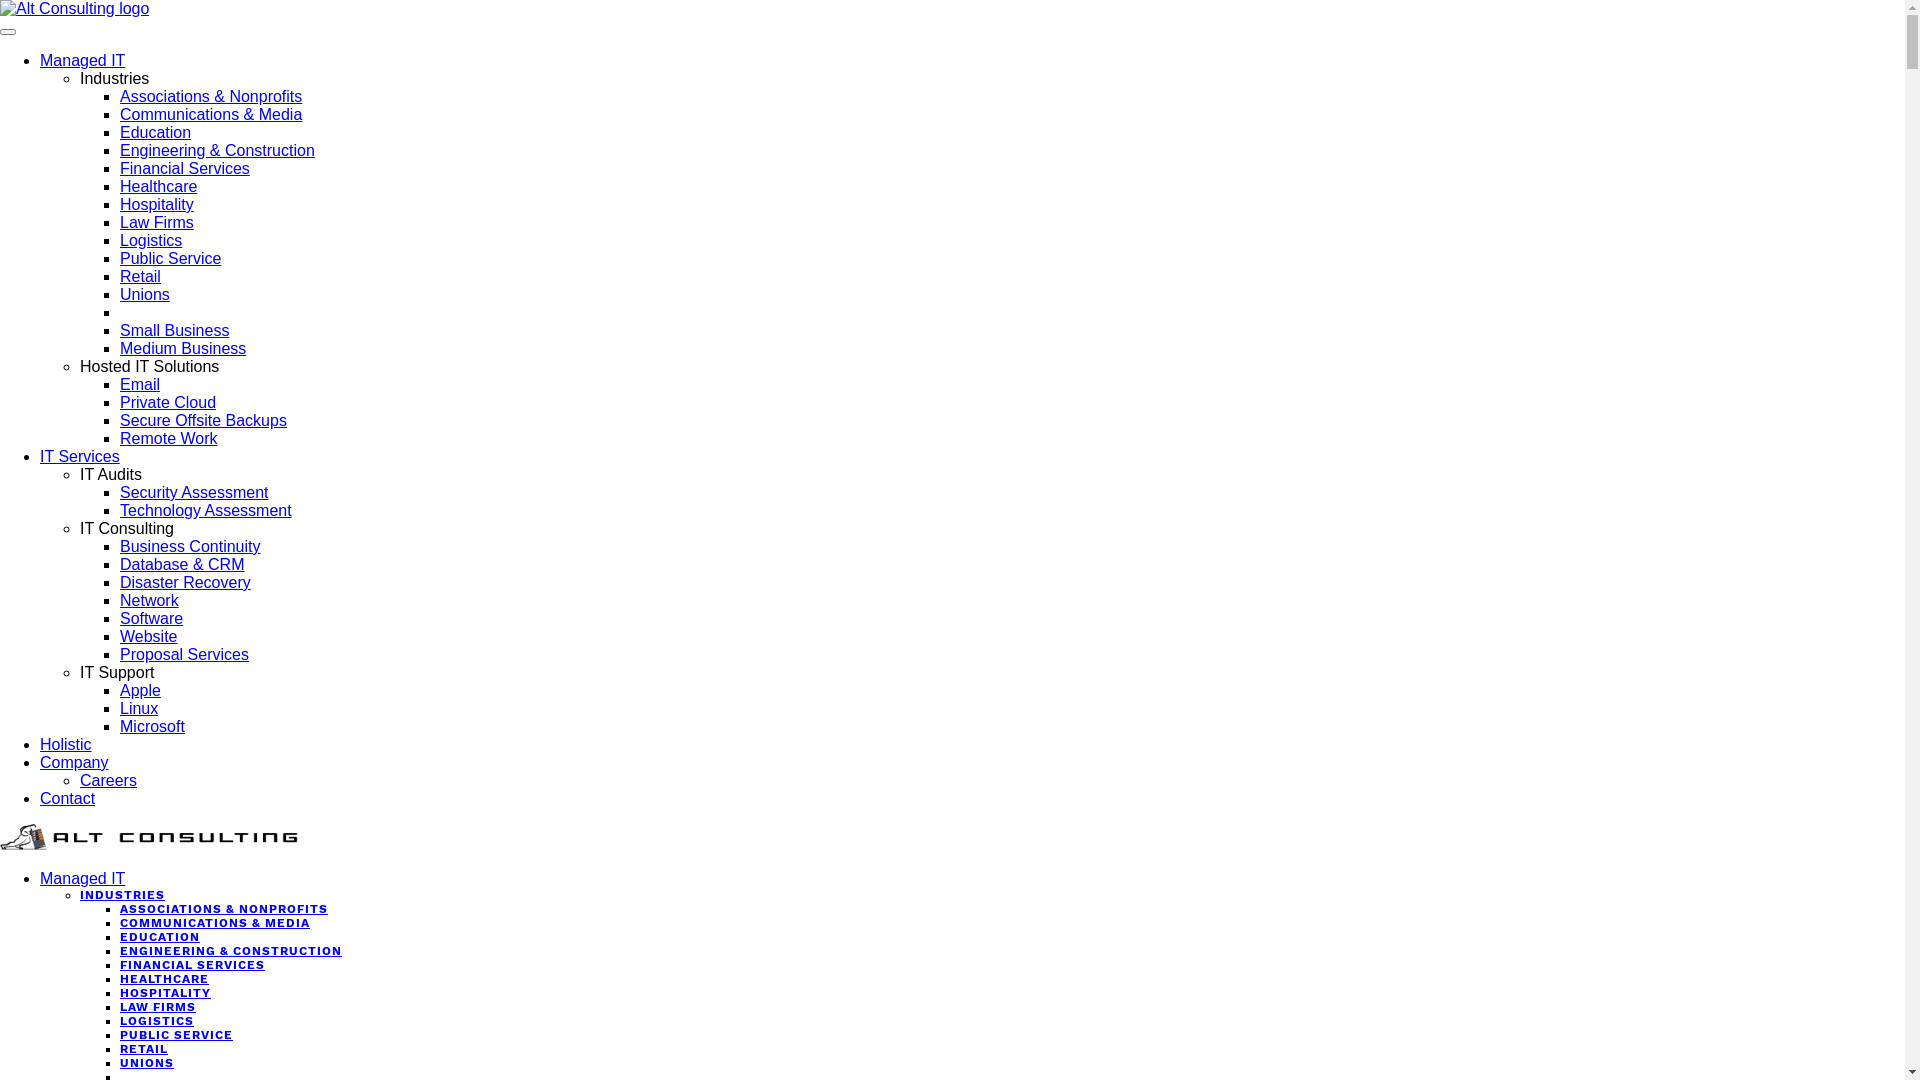  Describe the element at coordinates (156, 204) in the screenshot. I see `'Hospitality'` at that location.